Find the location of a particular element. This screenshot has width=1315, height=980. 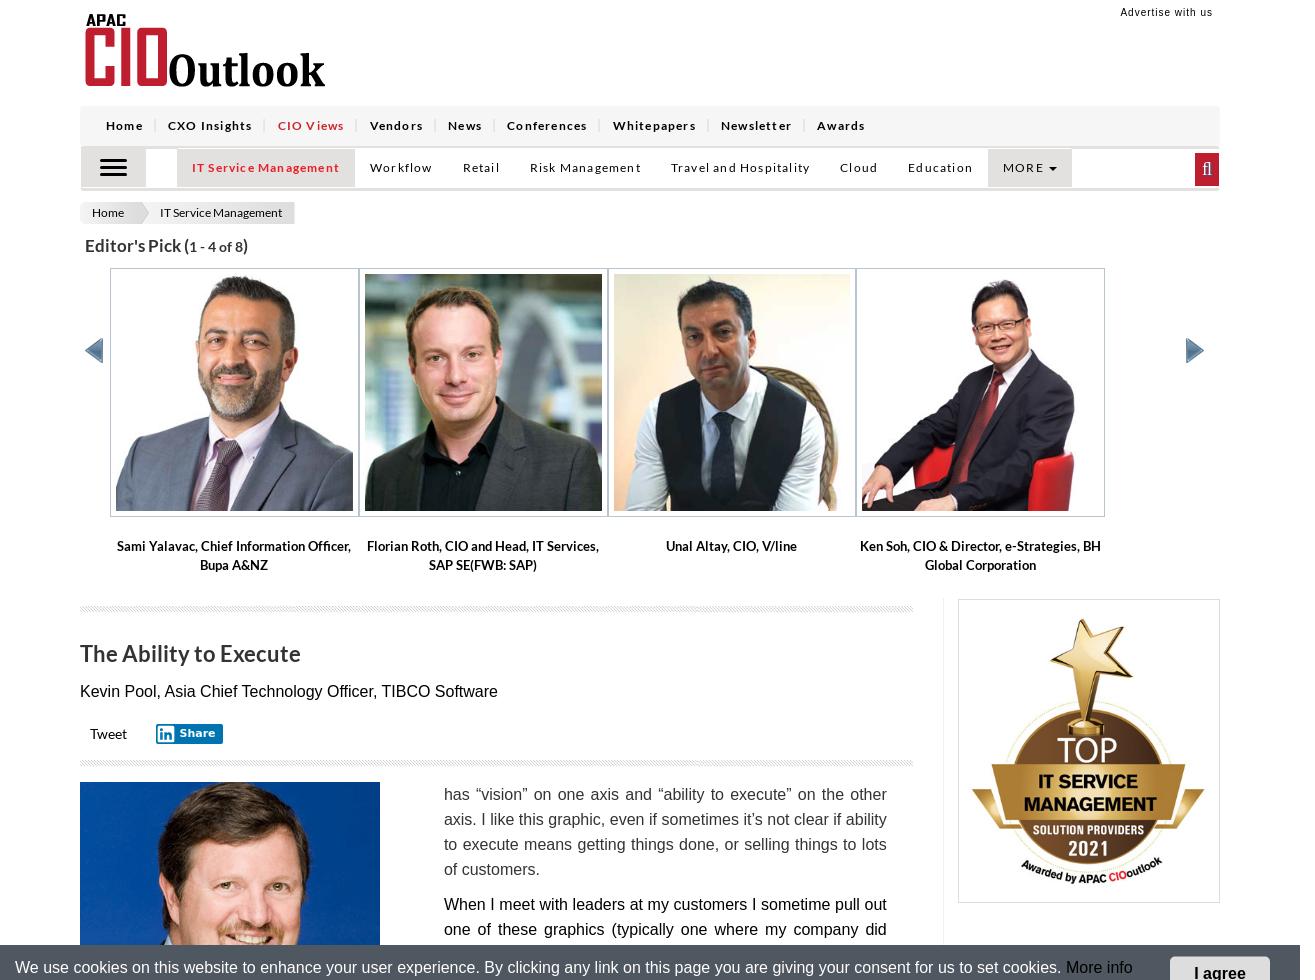

'We use cookies on this website to enhance
              your user experience. By clicking any link on this page you are giving your consent for us to set cookies.' is located at coordinates (539, 967).